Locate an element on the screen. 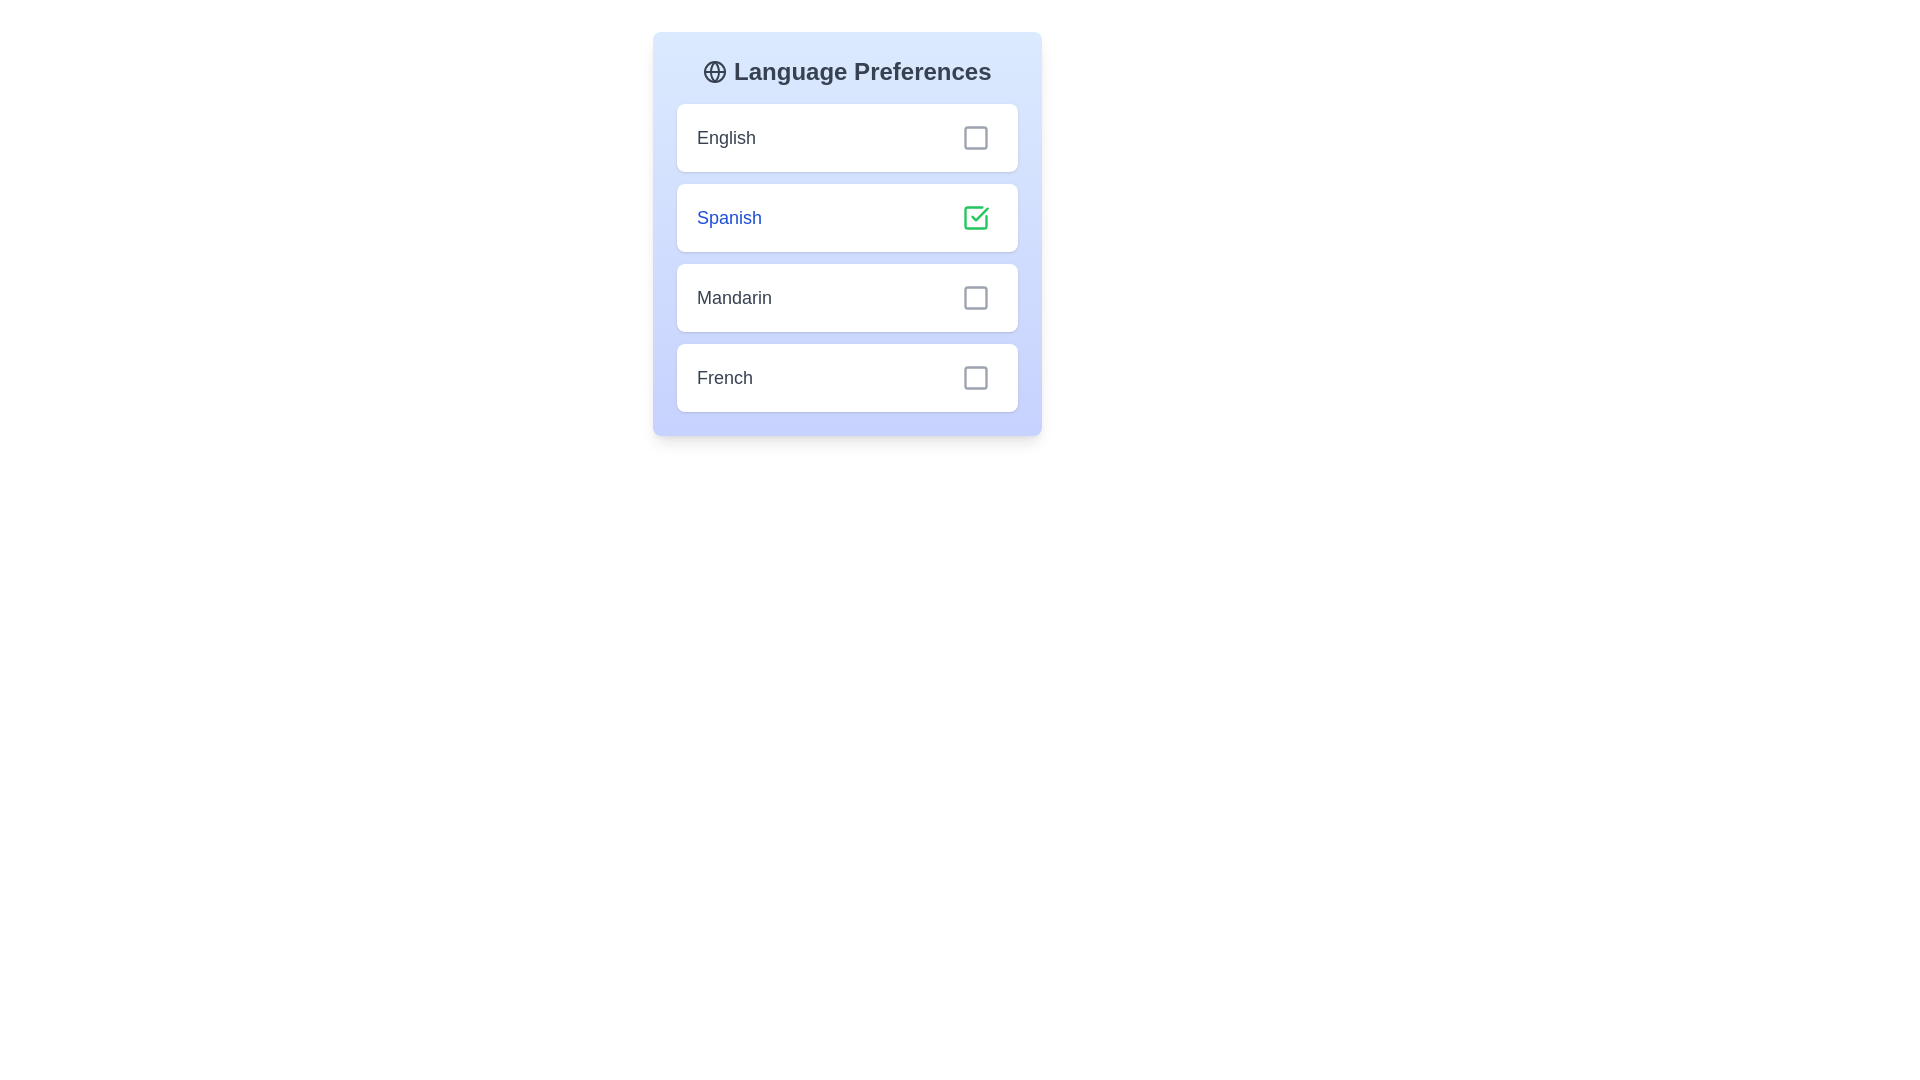 The height and width of the screenshot is (1080, 1920). the checkbox indicator for the 'French' option is located at coordinates (975, 378).